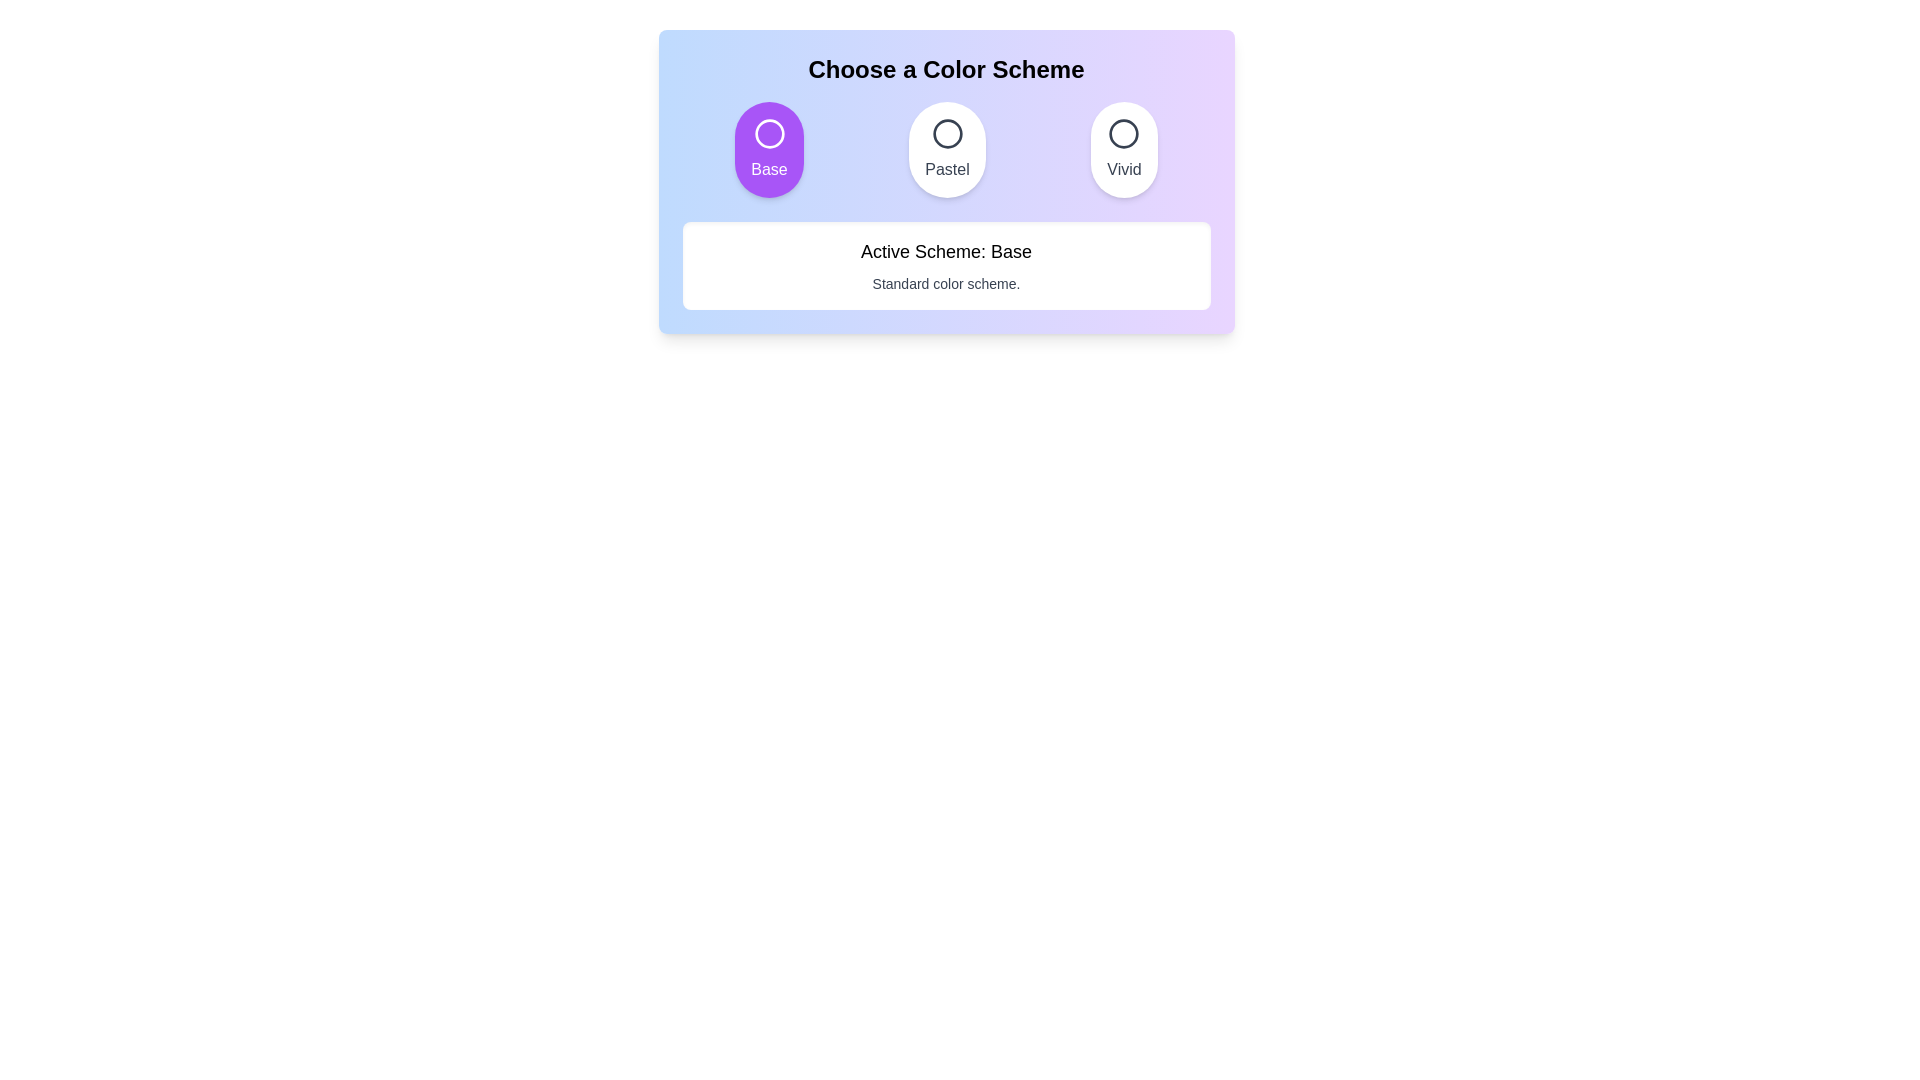 Image resolution: width=1920 pixels, height=1080 pixels. Describe the element at coordinates (1124, 149) in the screenshot. I see `the color scheme Vivid by clicking its corresponding button` at that location.